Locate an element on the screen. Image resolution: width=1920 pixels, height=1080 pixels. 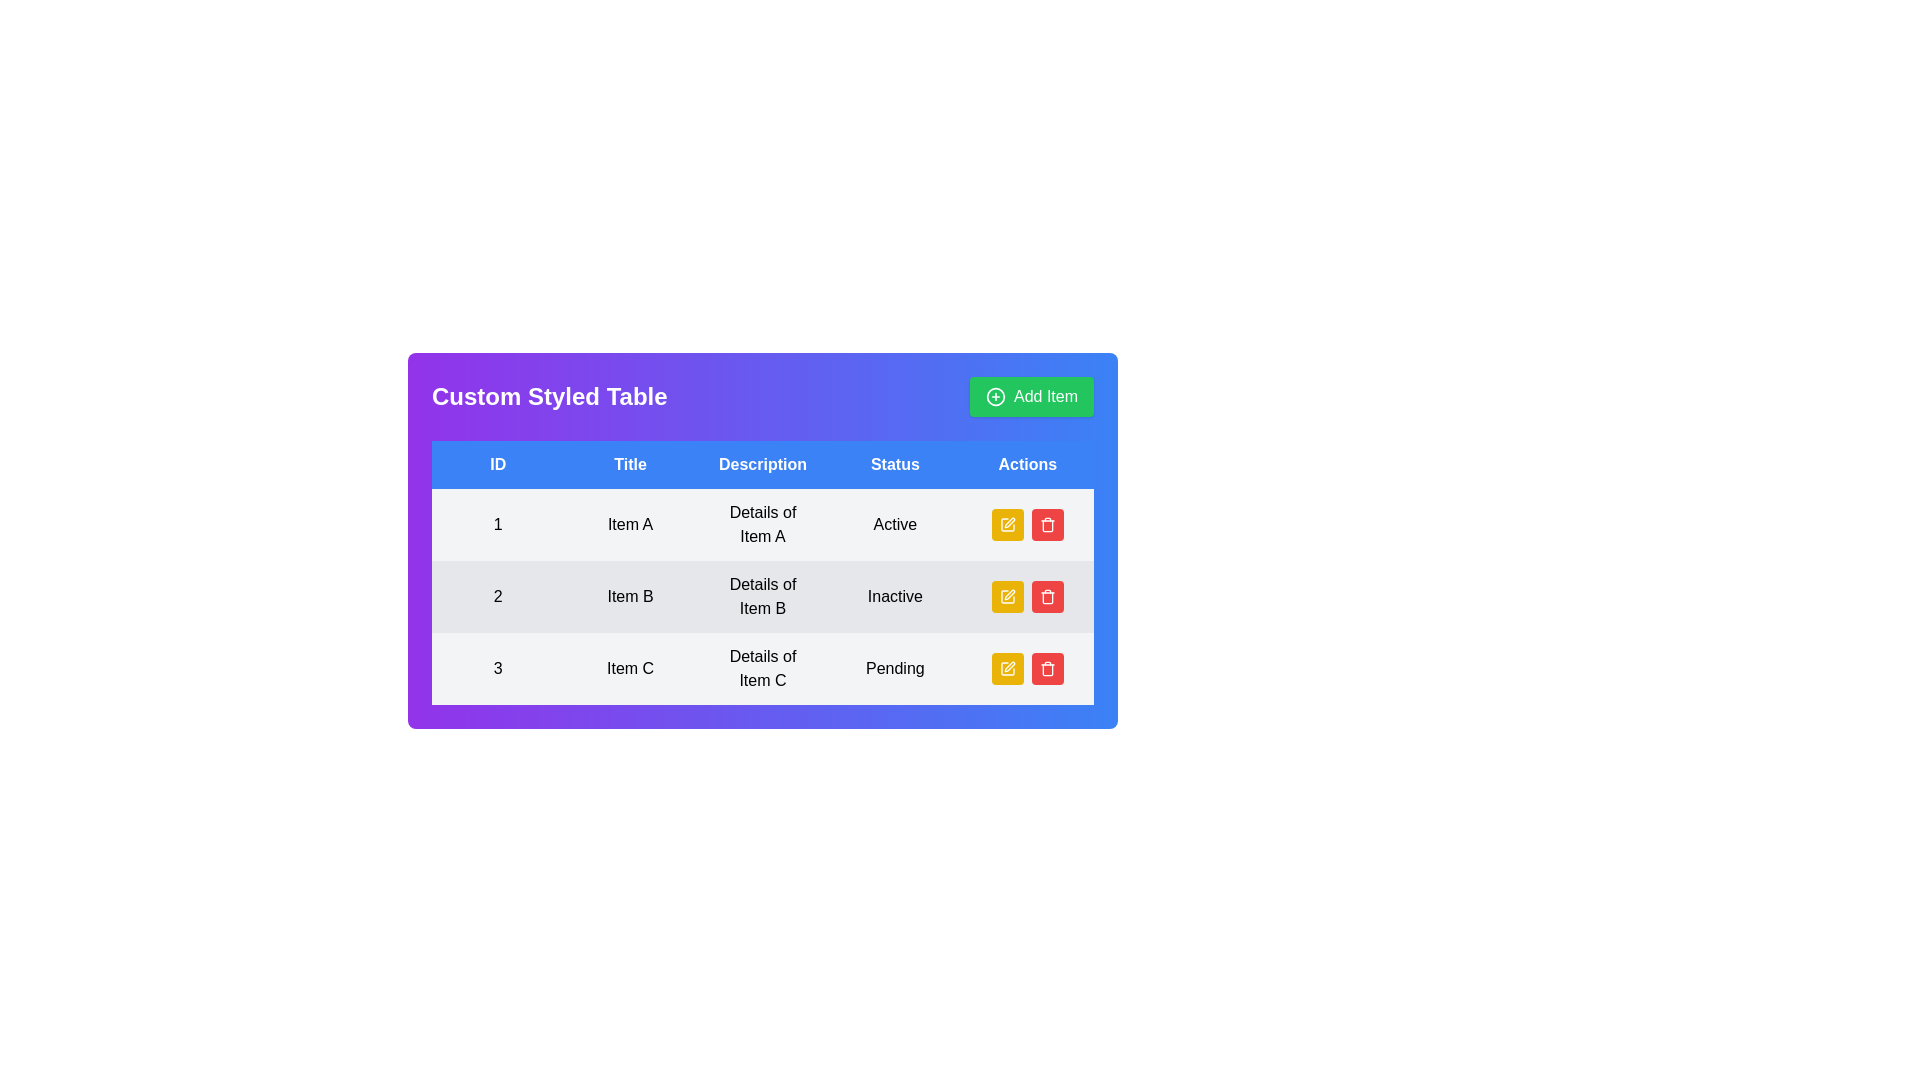
the edit button with an icon located in the second row of the 'Actions' column in the table is located at coordinates (1007, 596).